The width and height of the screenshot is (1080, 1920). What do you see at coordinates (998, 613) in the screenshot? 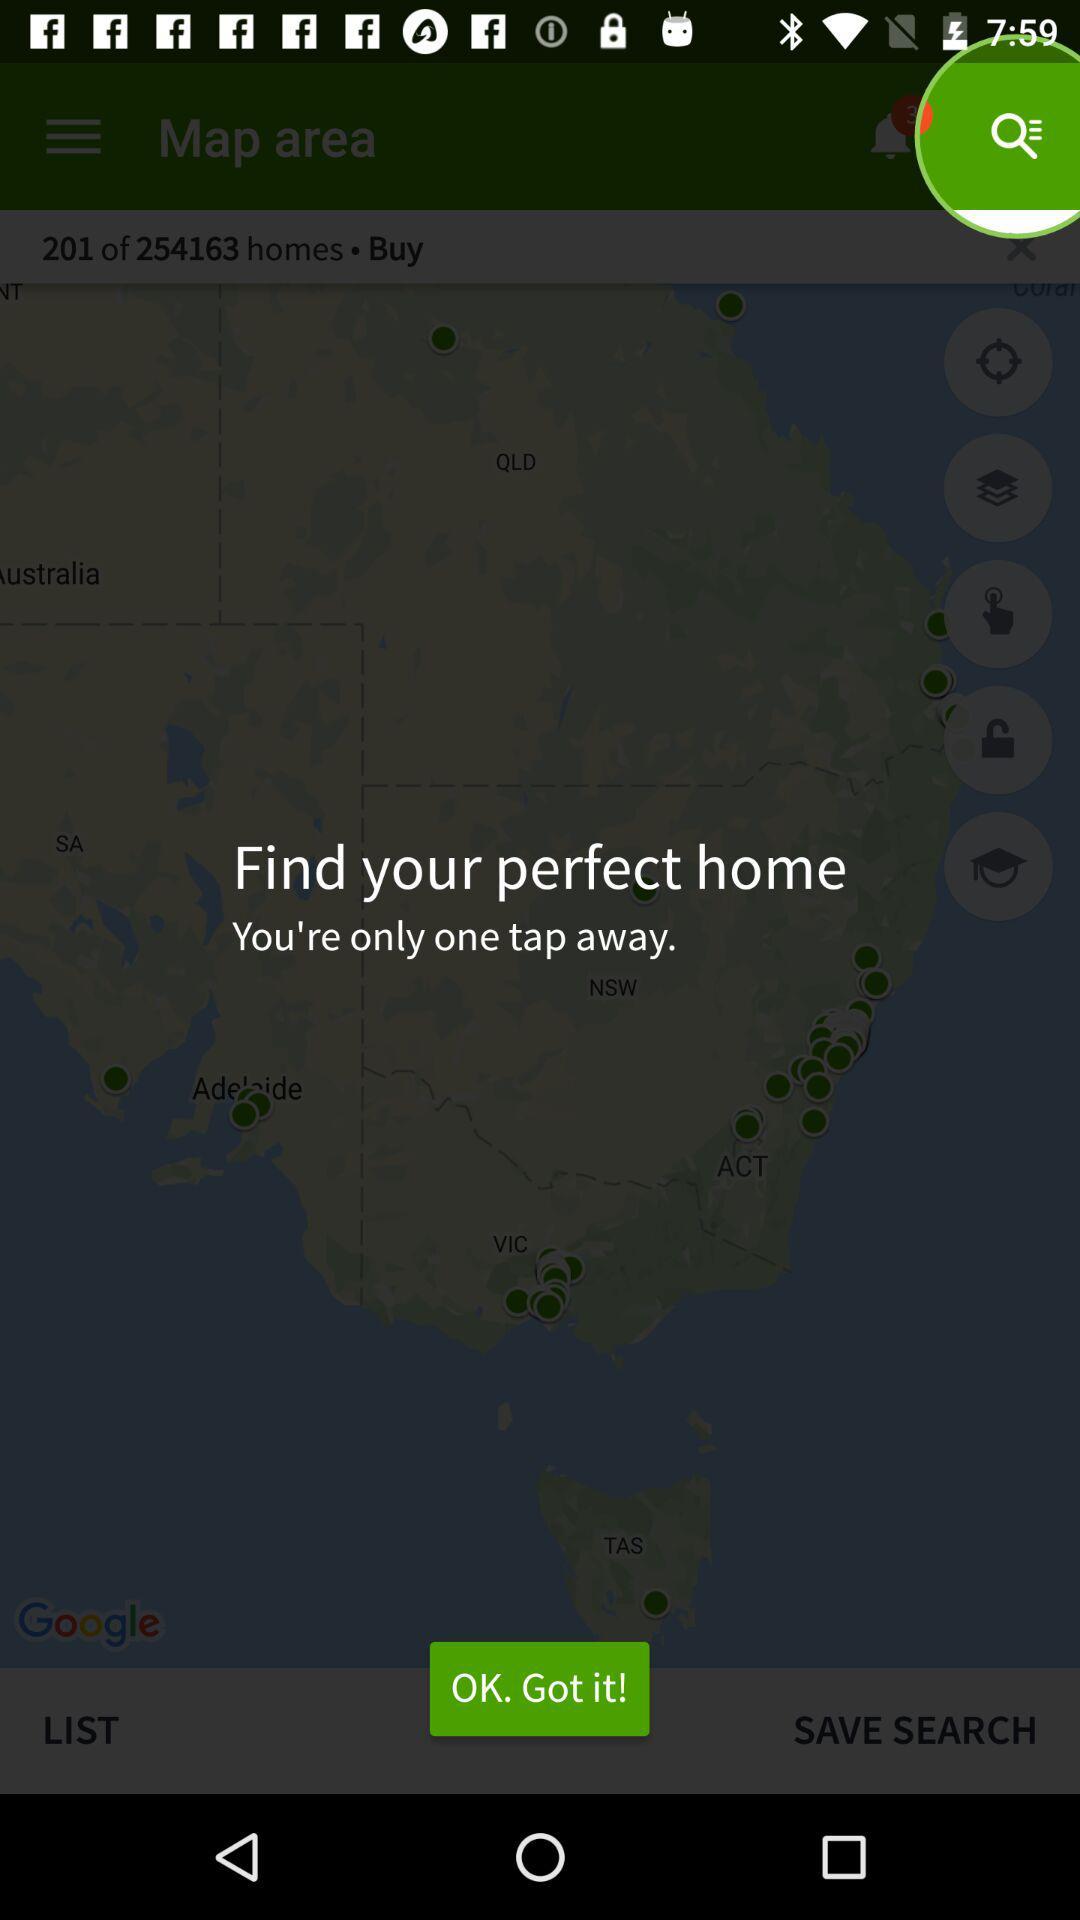
I see `area button` at bounding box center [998, 613].